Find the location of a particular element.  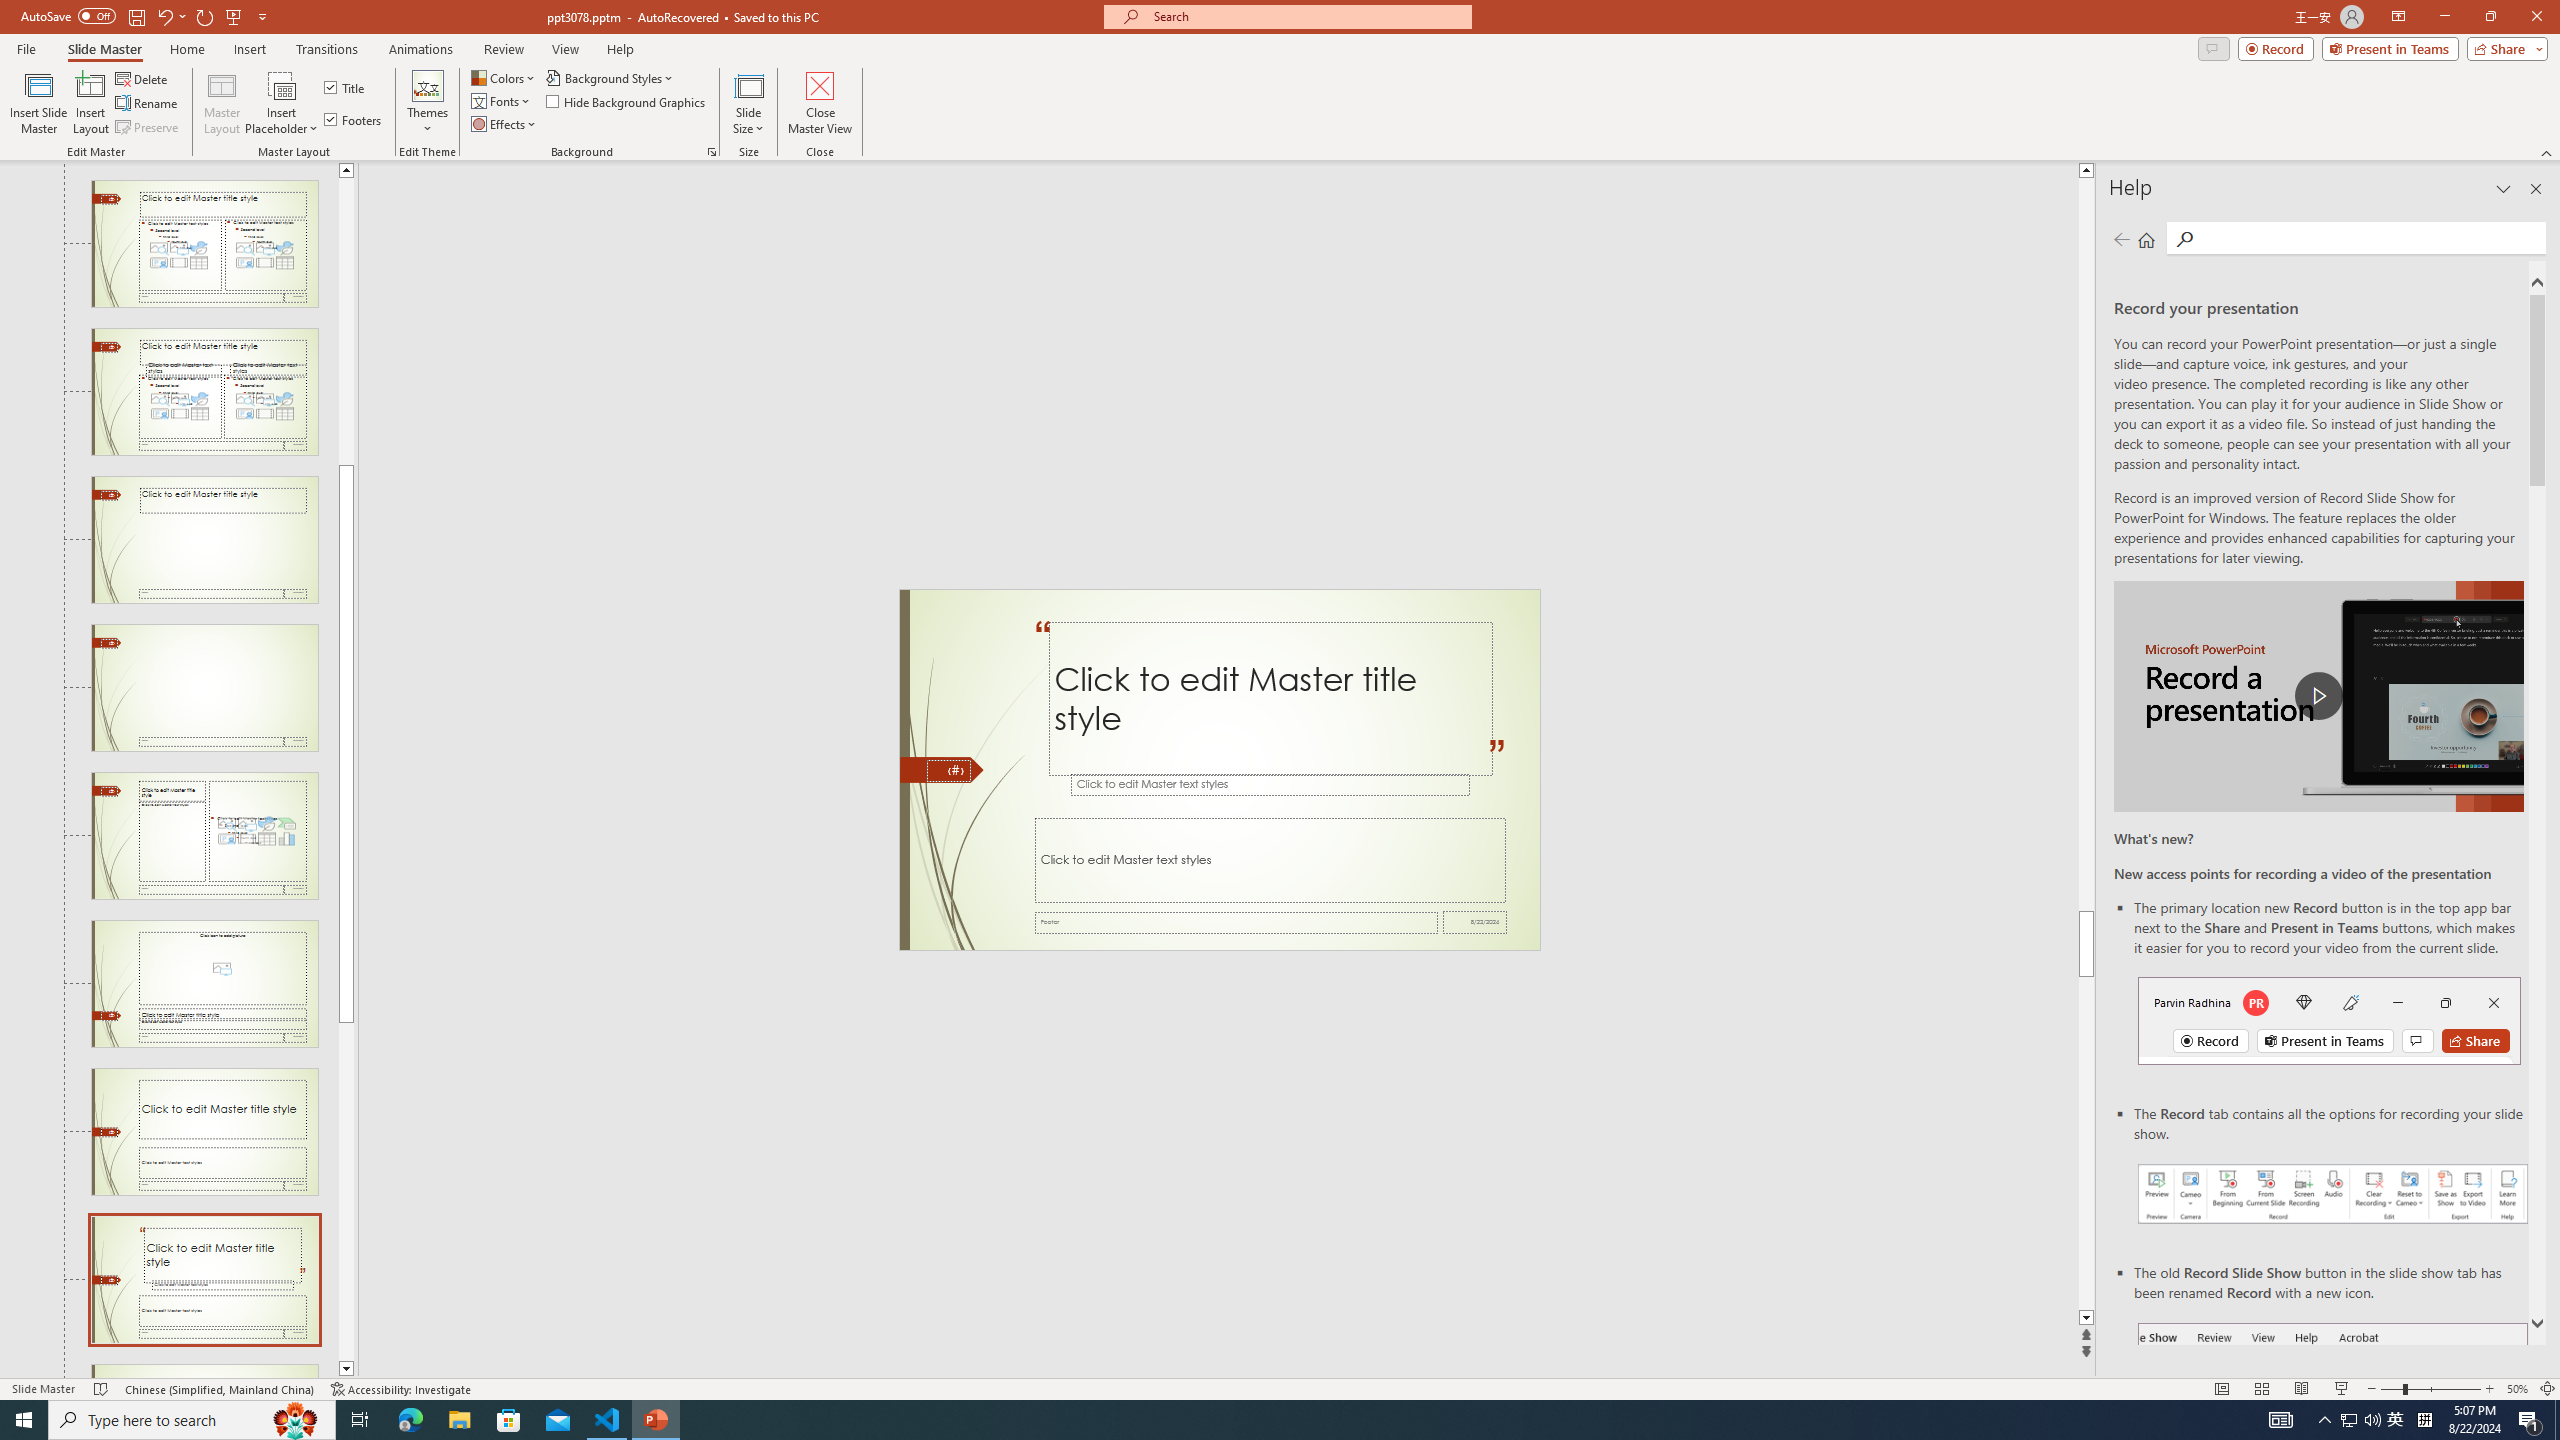

'Preserve' is located at coordinates (147, 127).